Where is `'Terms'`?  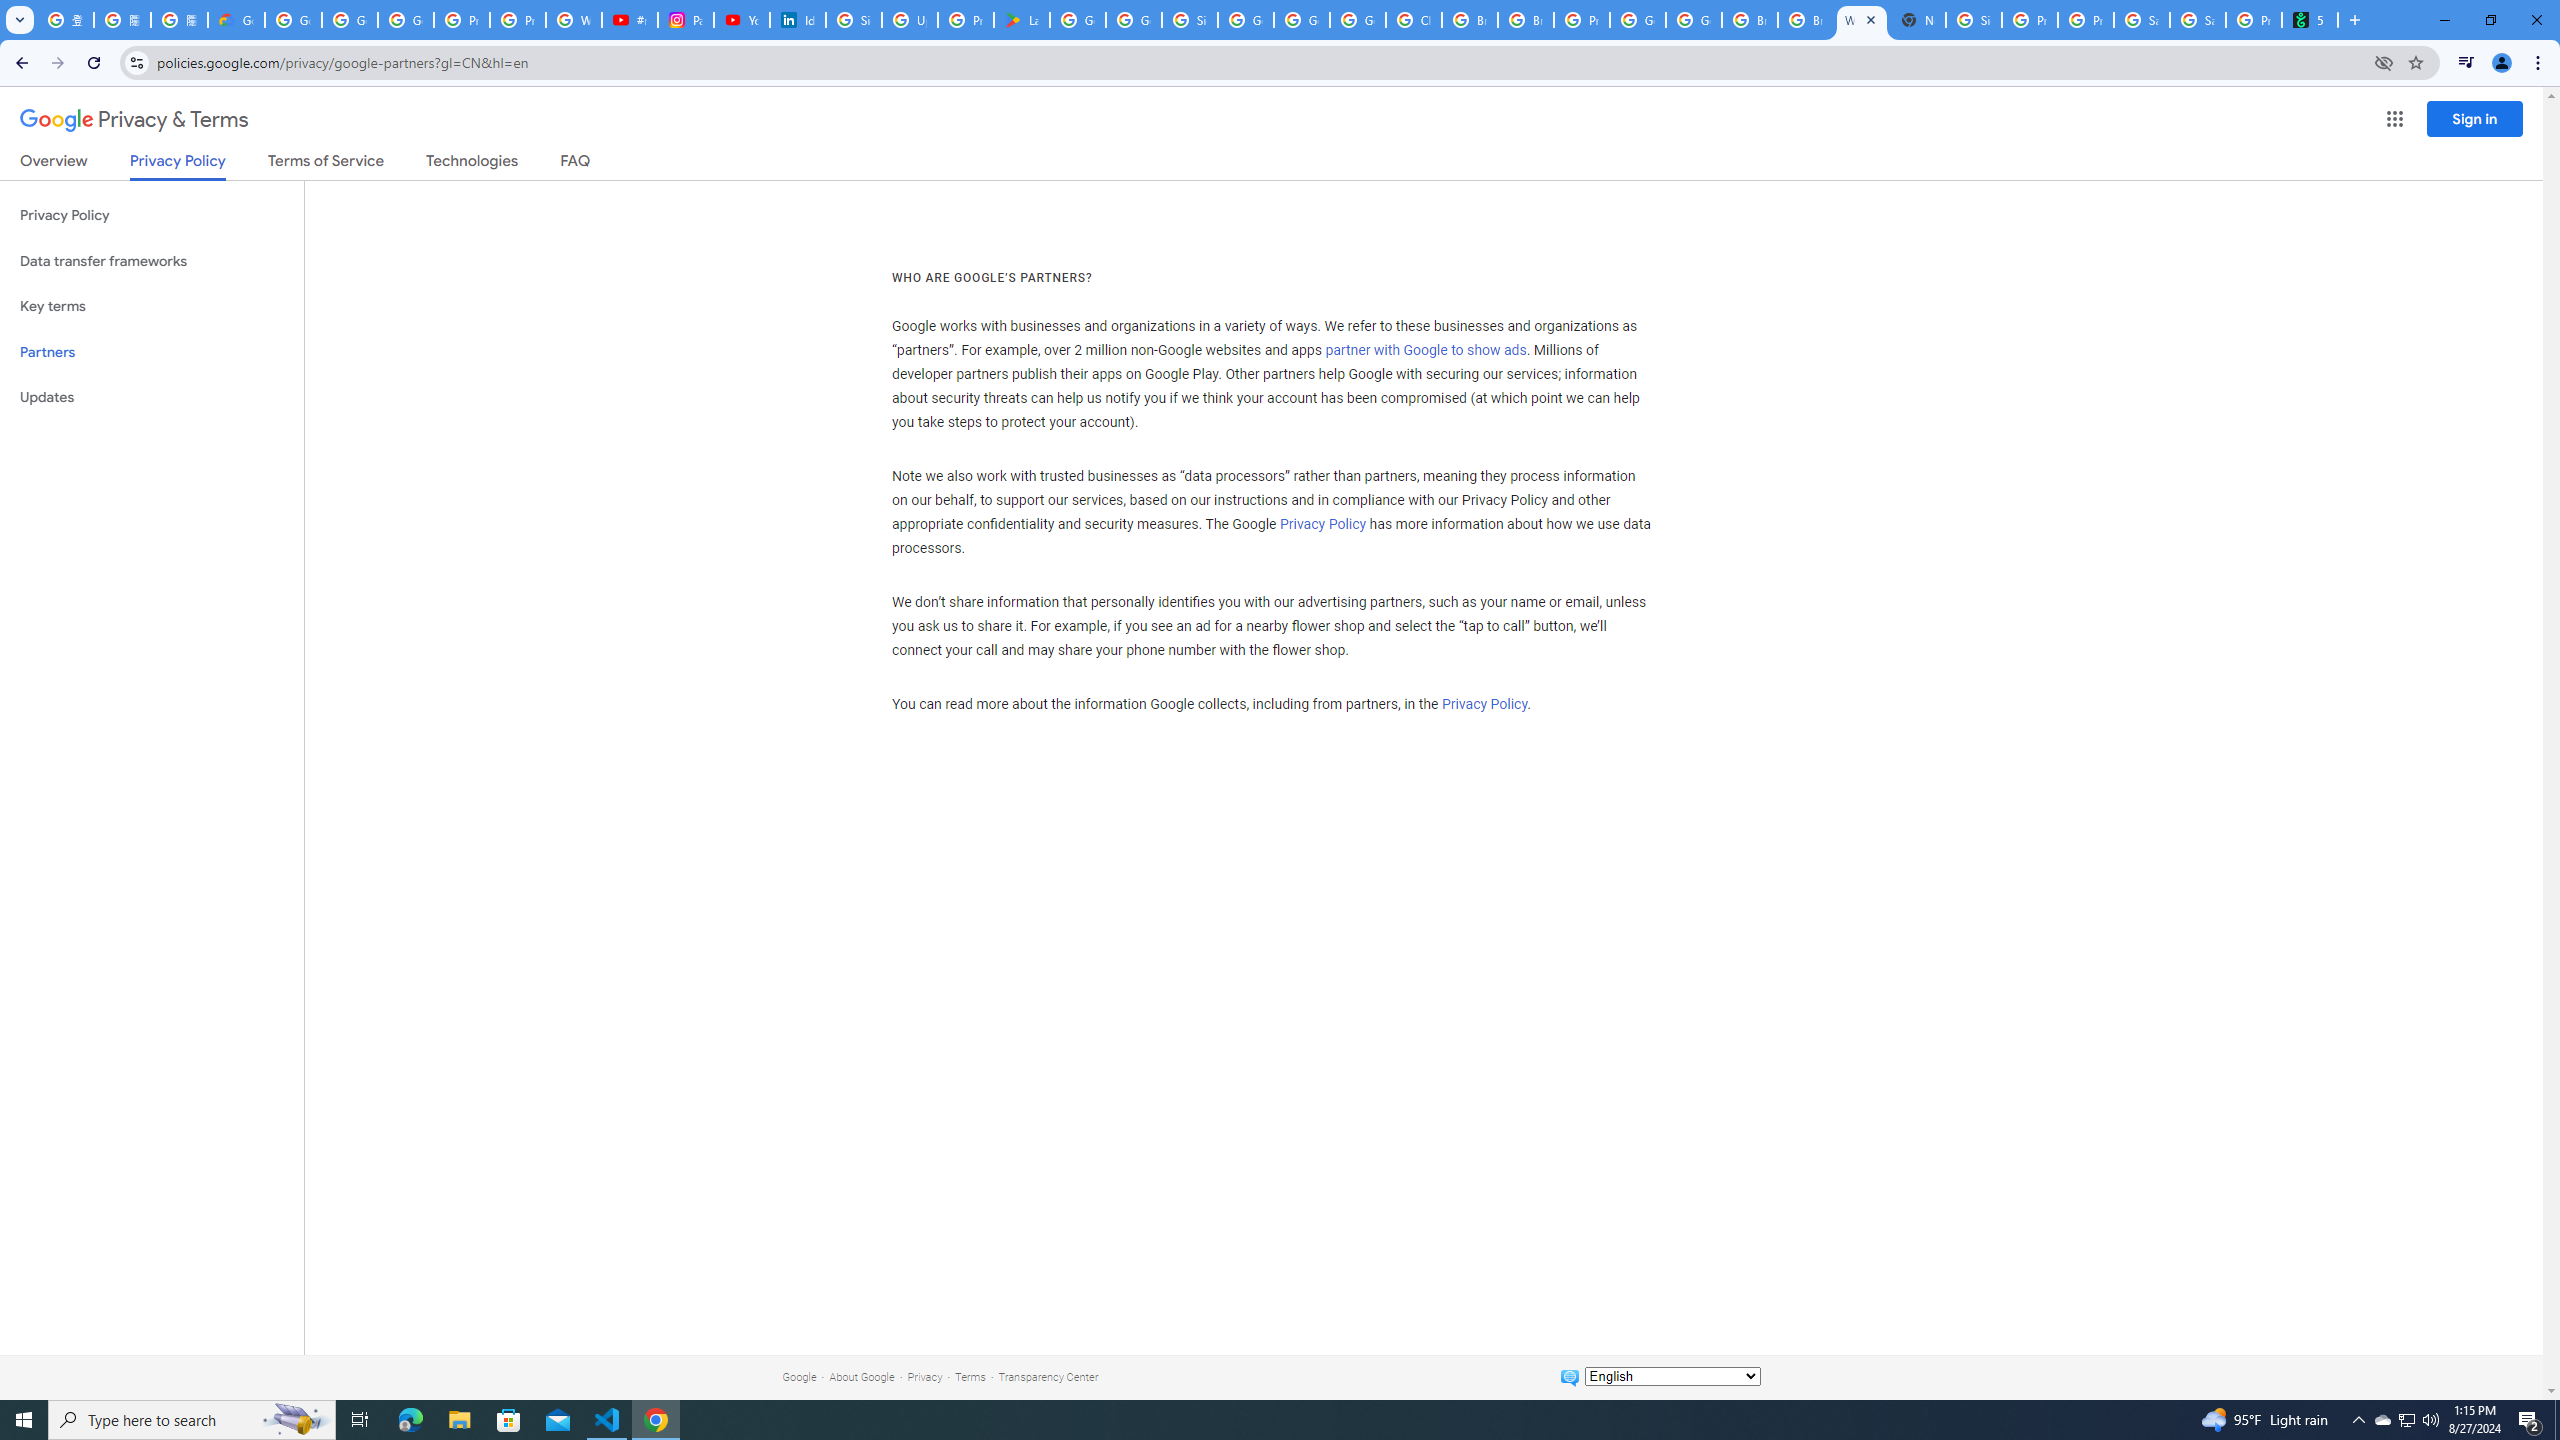
'Terms' is located at coordinates (970, 1376).